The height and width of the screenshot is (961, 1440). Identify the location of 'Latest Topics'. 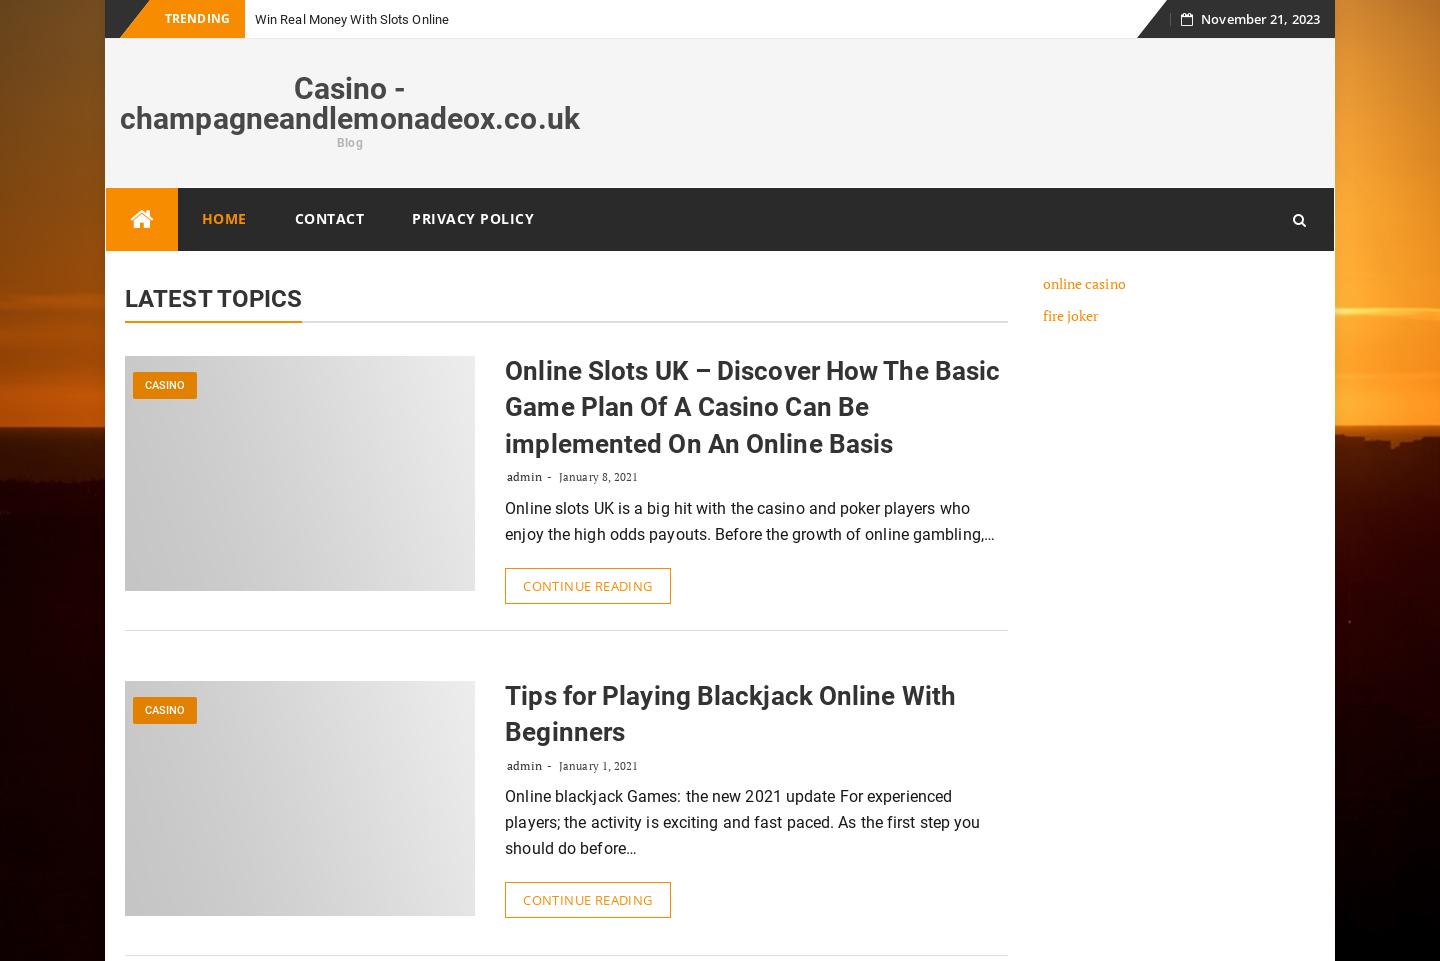
(213, 298).